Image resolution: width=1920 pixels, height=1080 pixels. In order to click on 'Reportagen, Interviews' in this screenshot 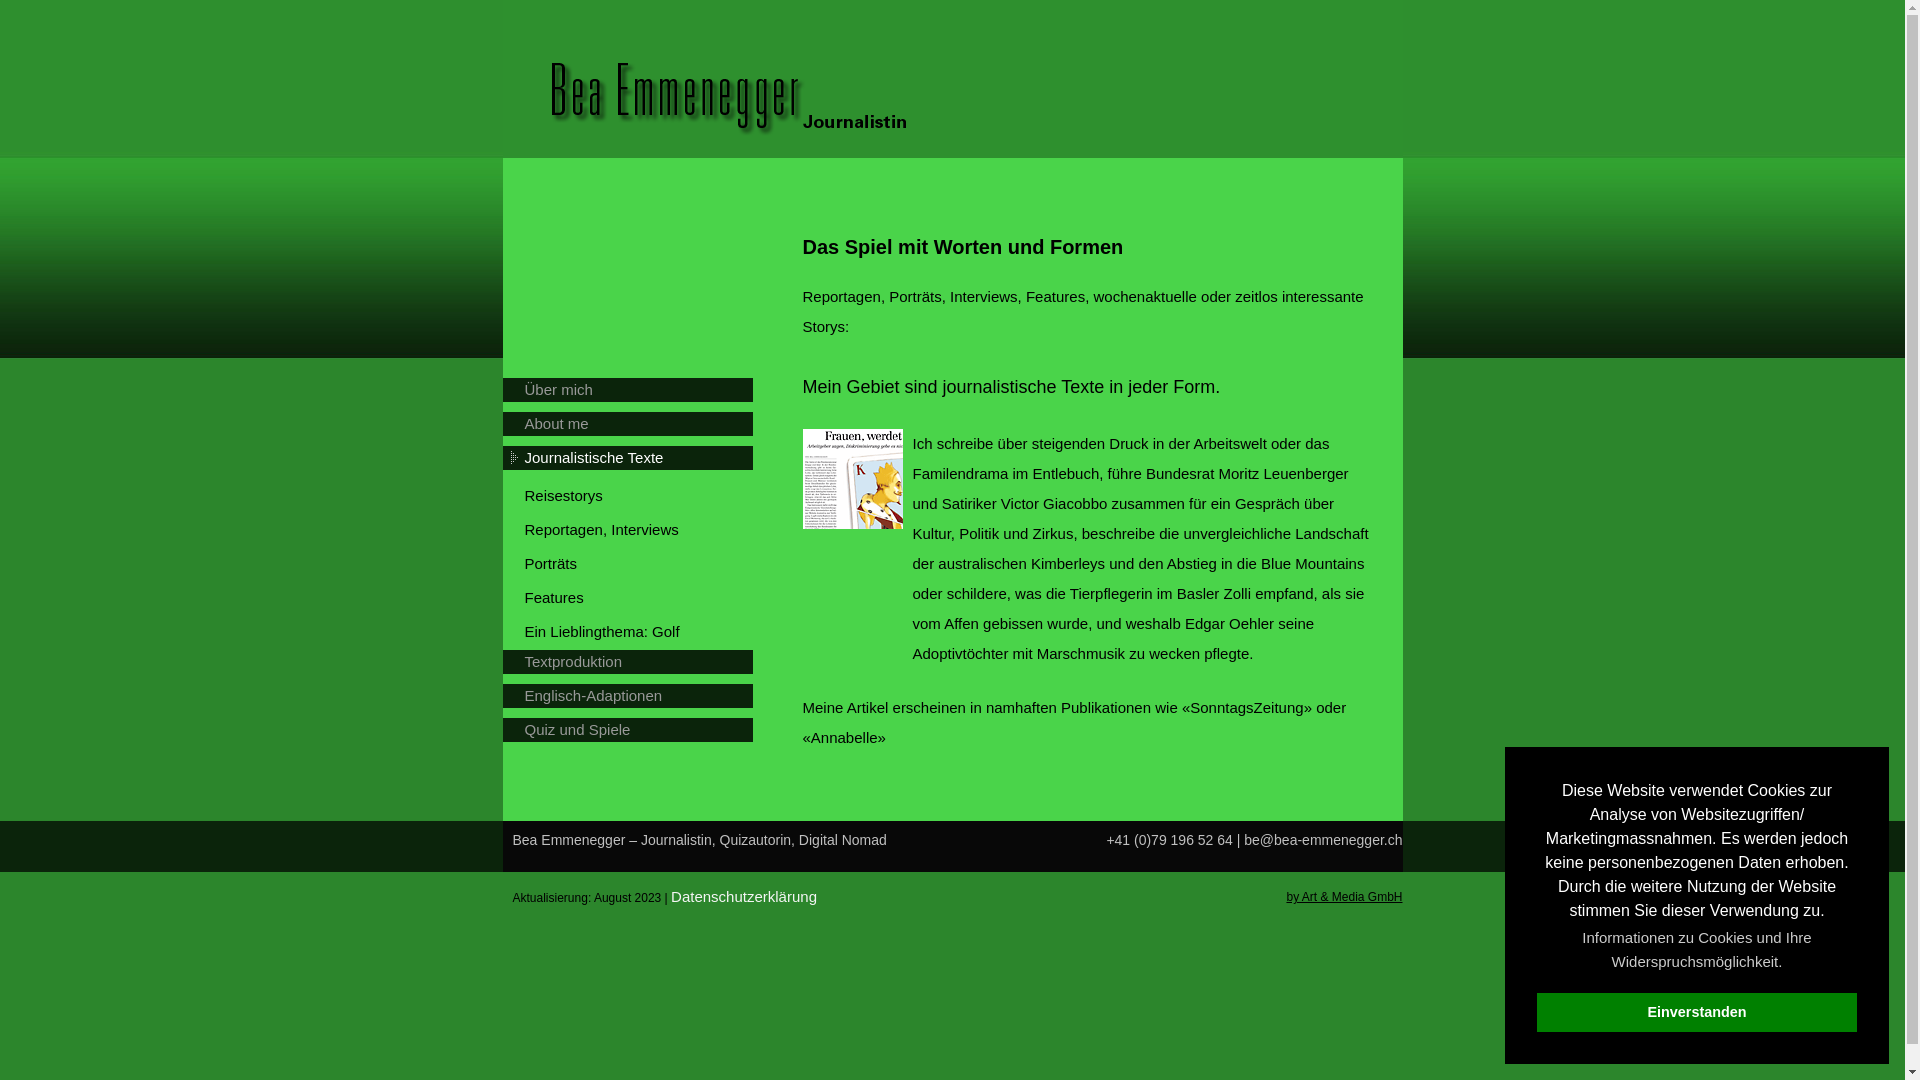, I will do `click(637, 528)`.